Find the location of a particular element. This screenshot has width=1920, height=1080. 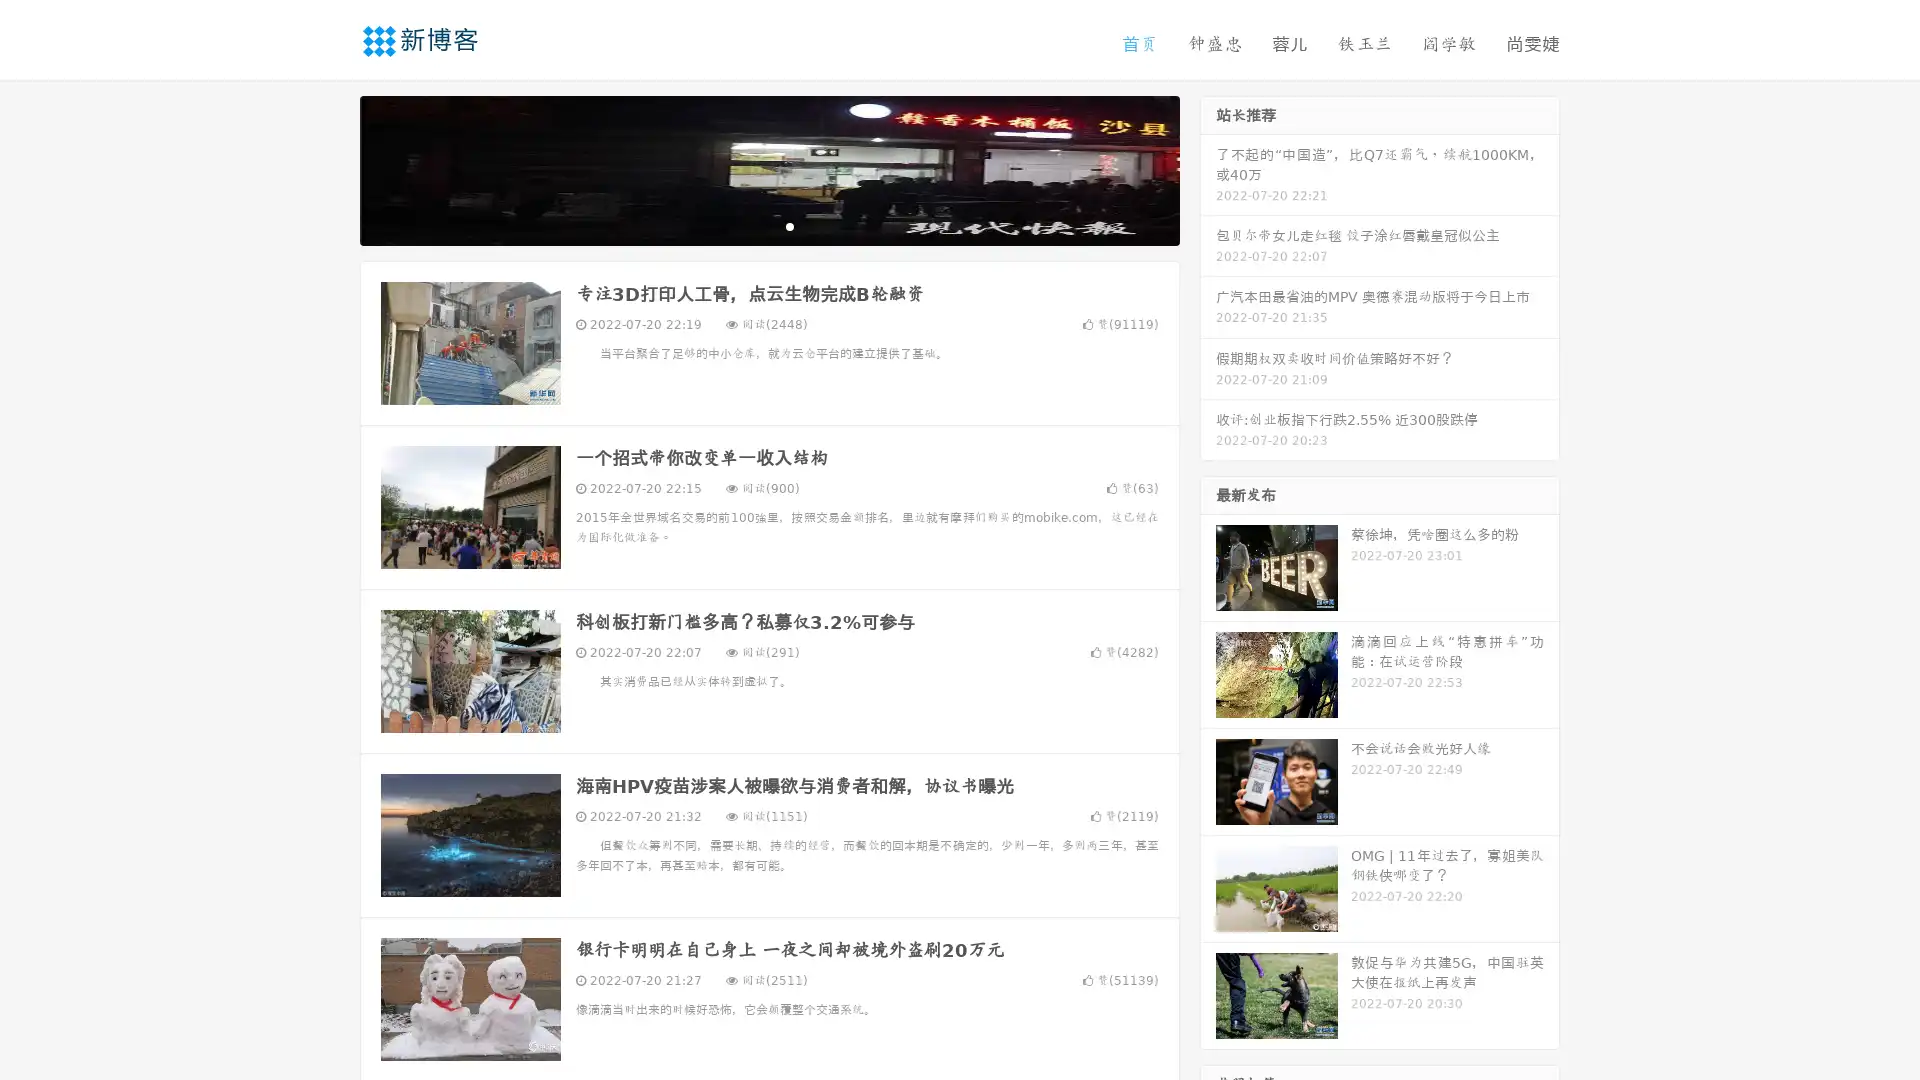

Previous slide is located at coordinates (330, 168).